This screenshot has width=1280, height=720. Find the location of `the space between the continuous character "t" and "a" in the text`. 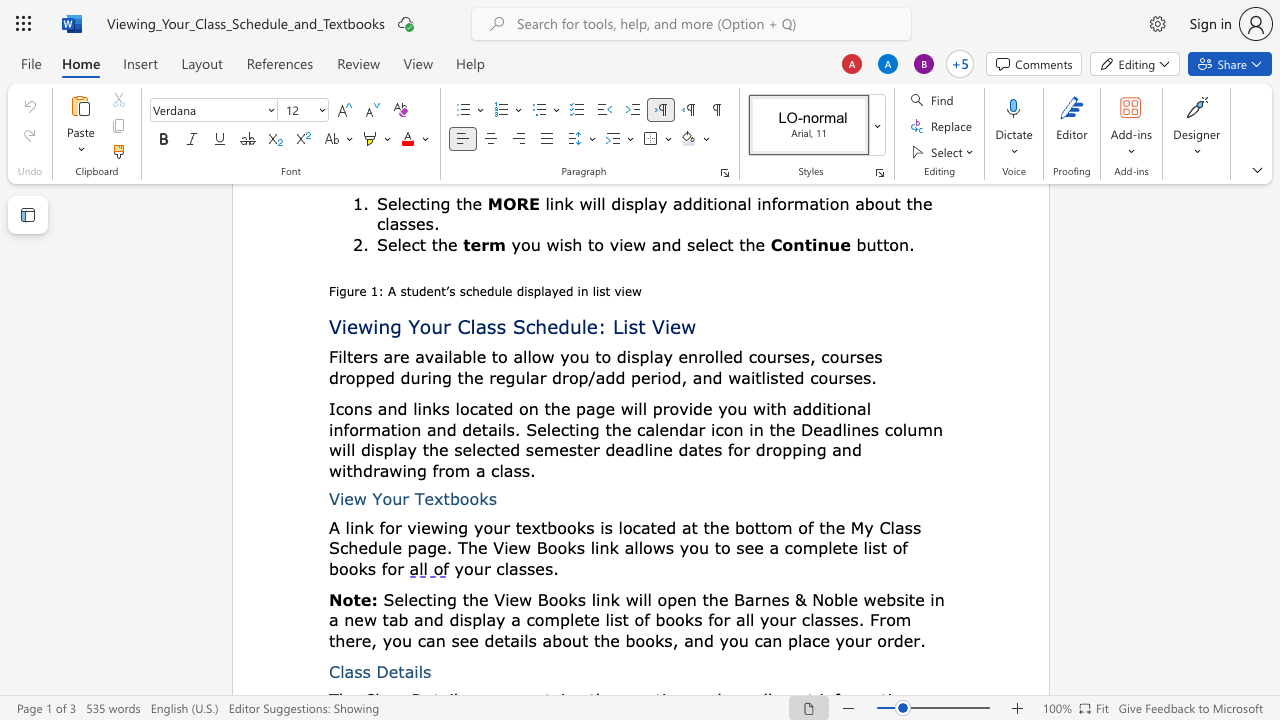

the space between the continuous character "t" and "a" in the text is located at coordinates (404, 671).